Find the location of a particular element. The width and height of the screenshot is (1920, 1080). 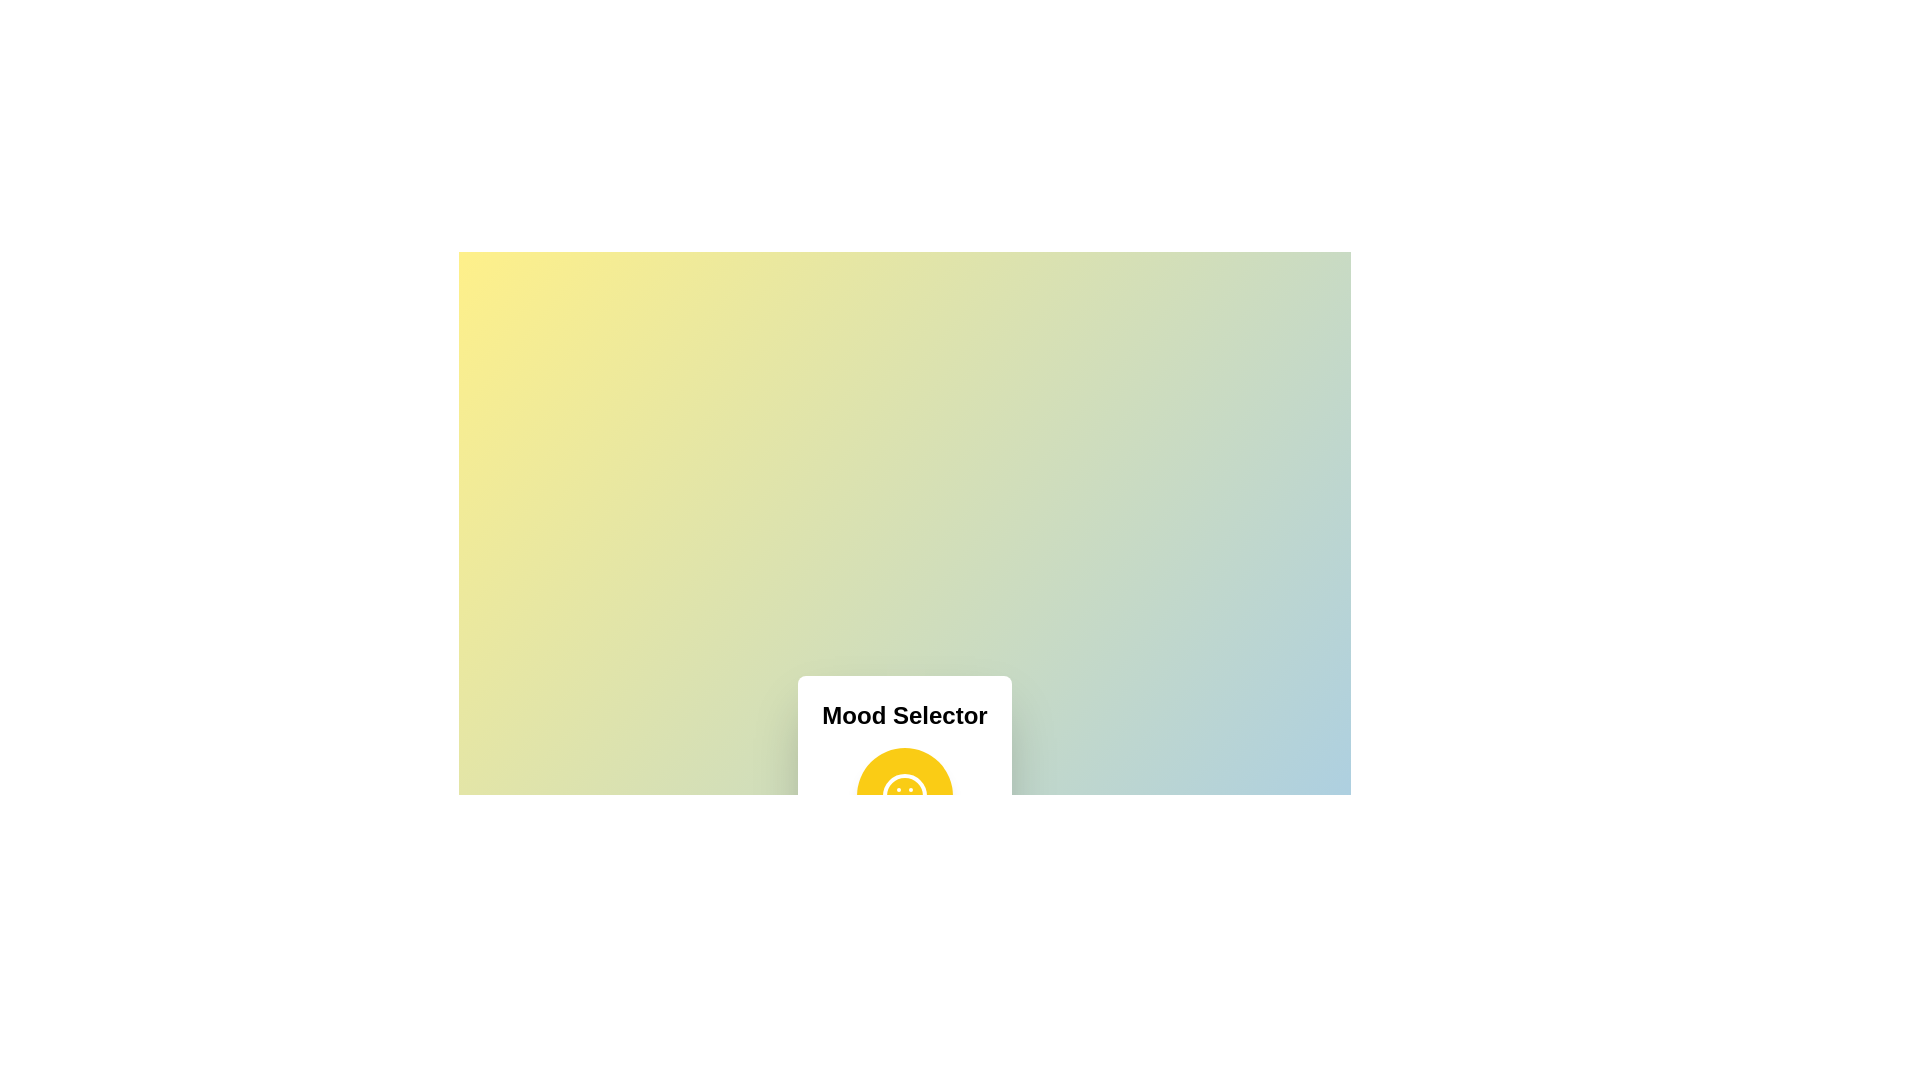

the mood toggle button to switch the mood is located at coordinates (903, 794).